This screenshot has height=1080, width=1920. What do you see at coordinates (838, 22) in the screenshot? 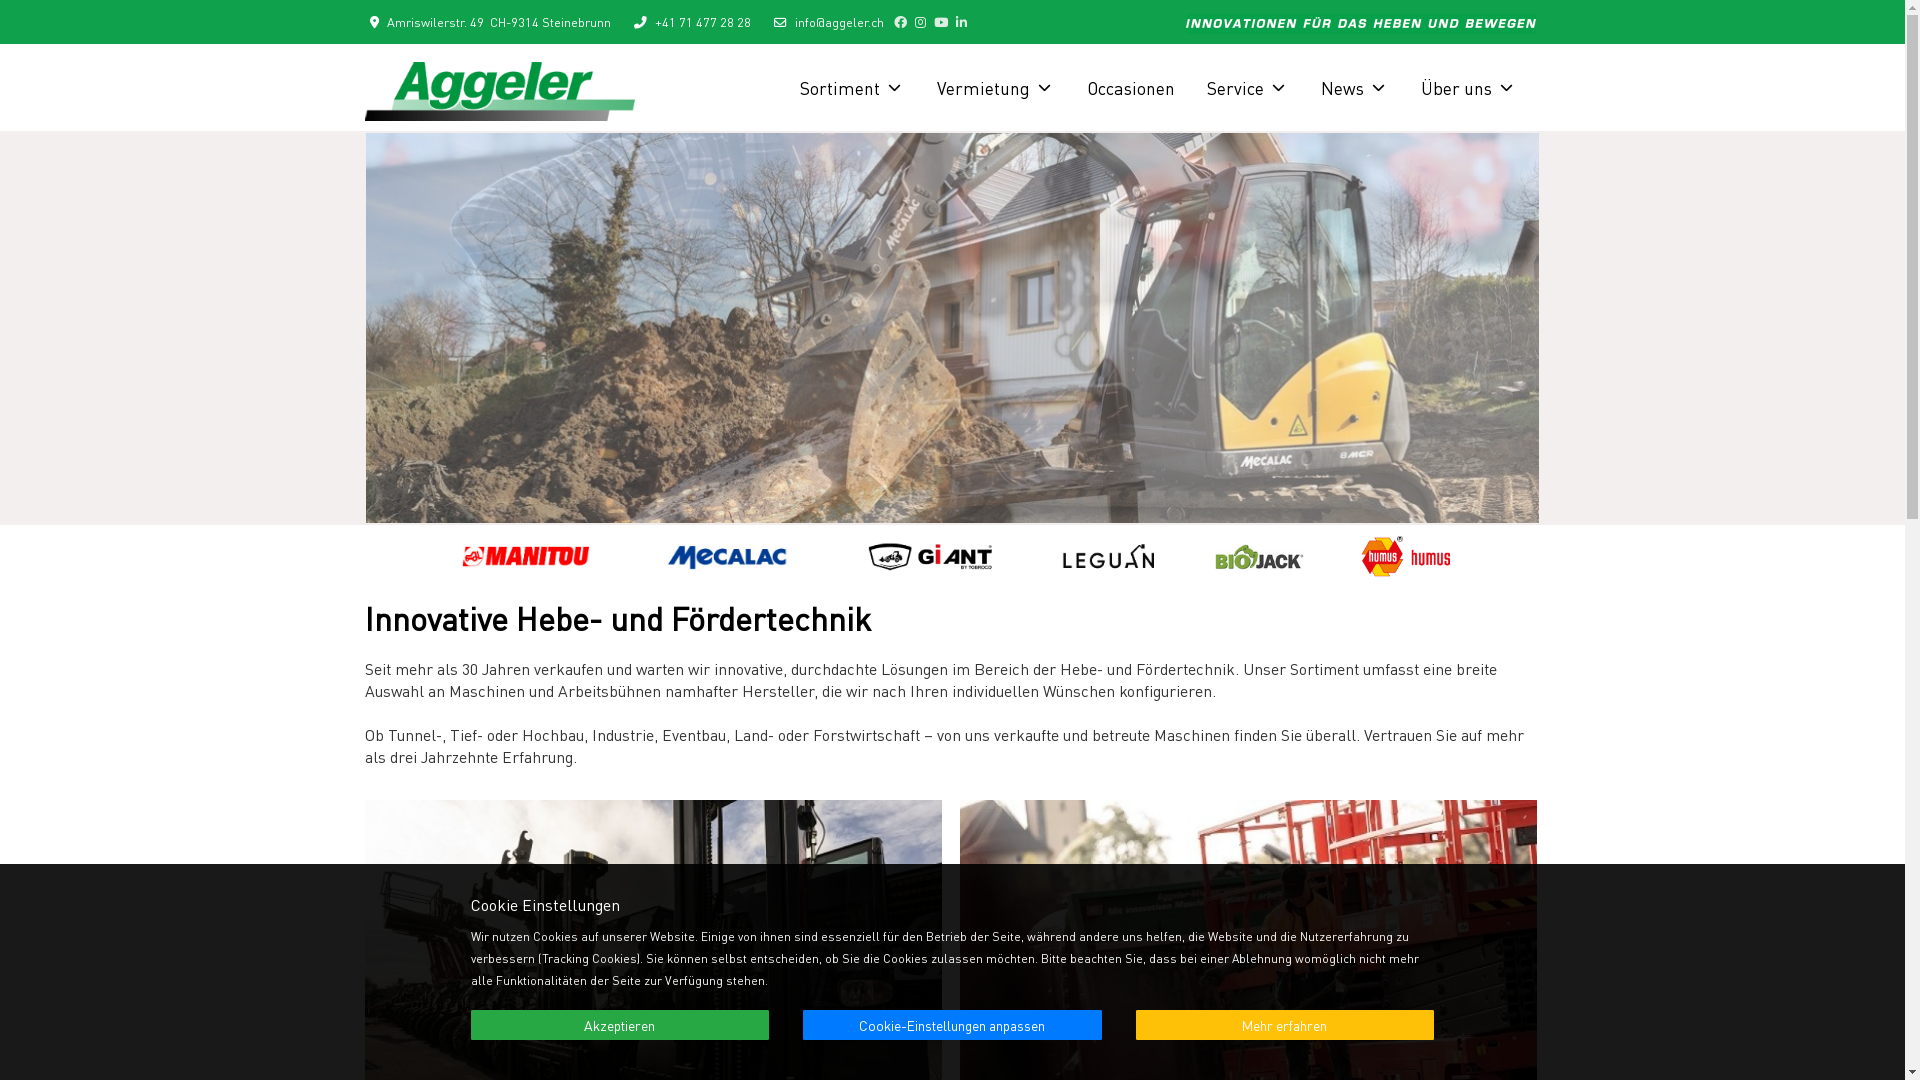
I see `'info@aggeler.ch'` at bounding box center [838, 22].